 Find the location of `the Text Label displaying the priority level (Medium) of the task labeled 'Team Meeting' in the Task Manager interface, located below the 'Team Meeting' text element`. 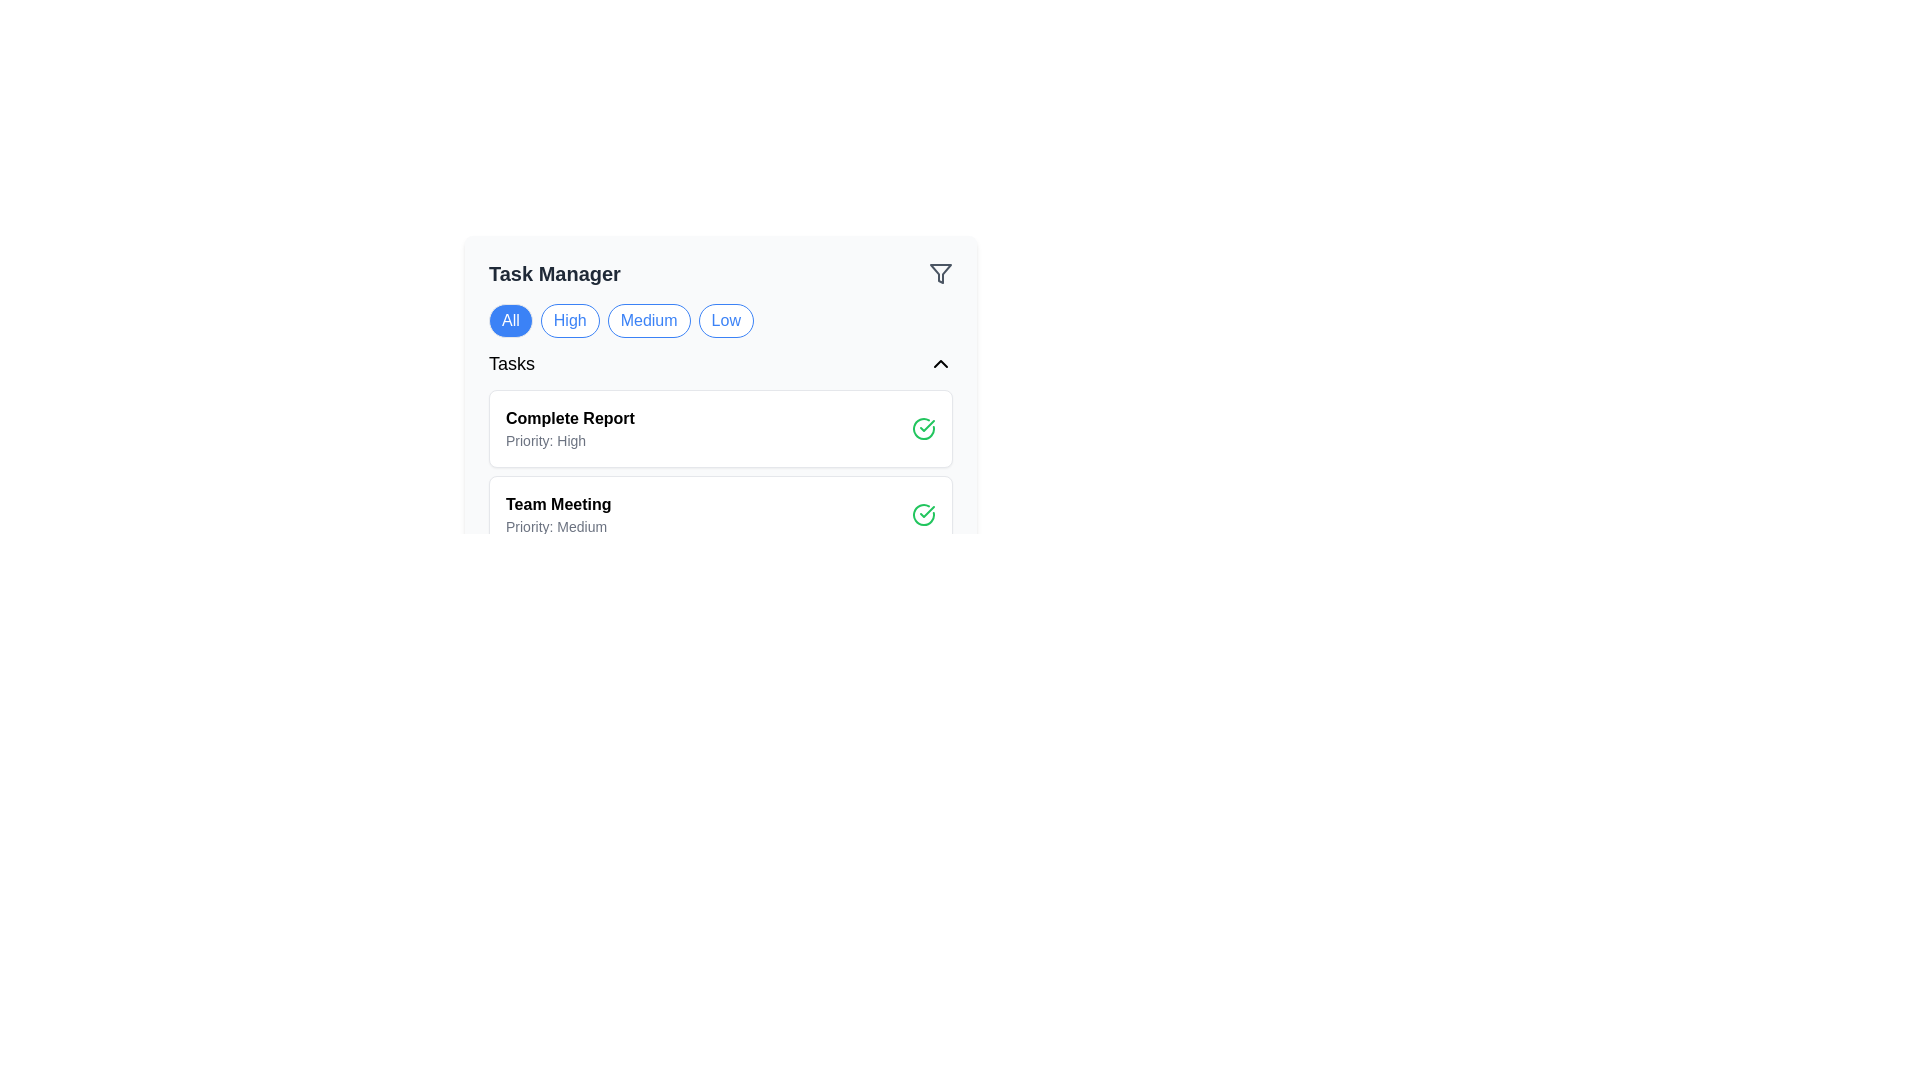

the Text Label displaying the priority level (Medium) of the task labeled 'Team Meeting' in the Task Manager interface, located below the 'Team Meeting' text element is located at coordinates (558, 526).